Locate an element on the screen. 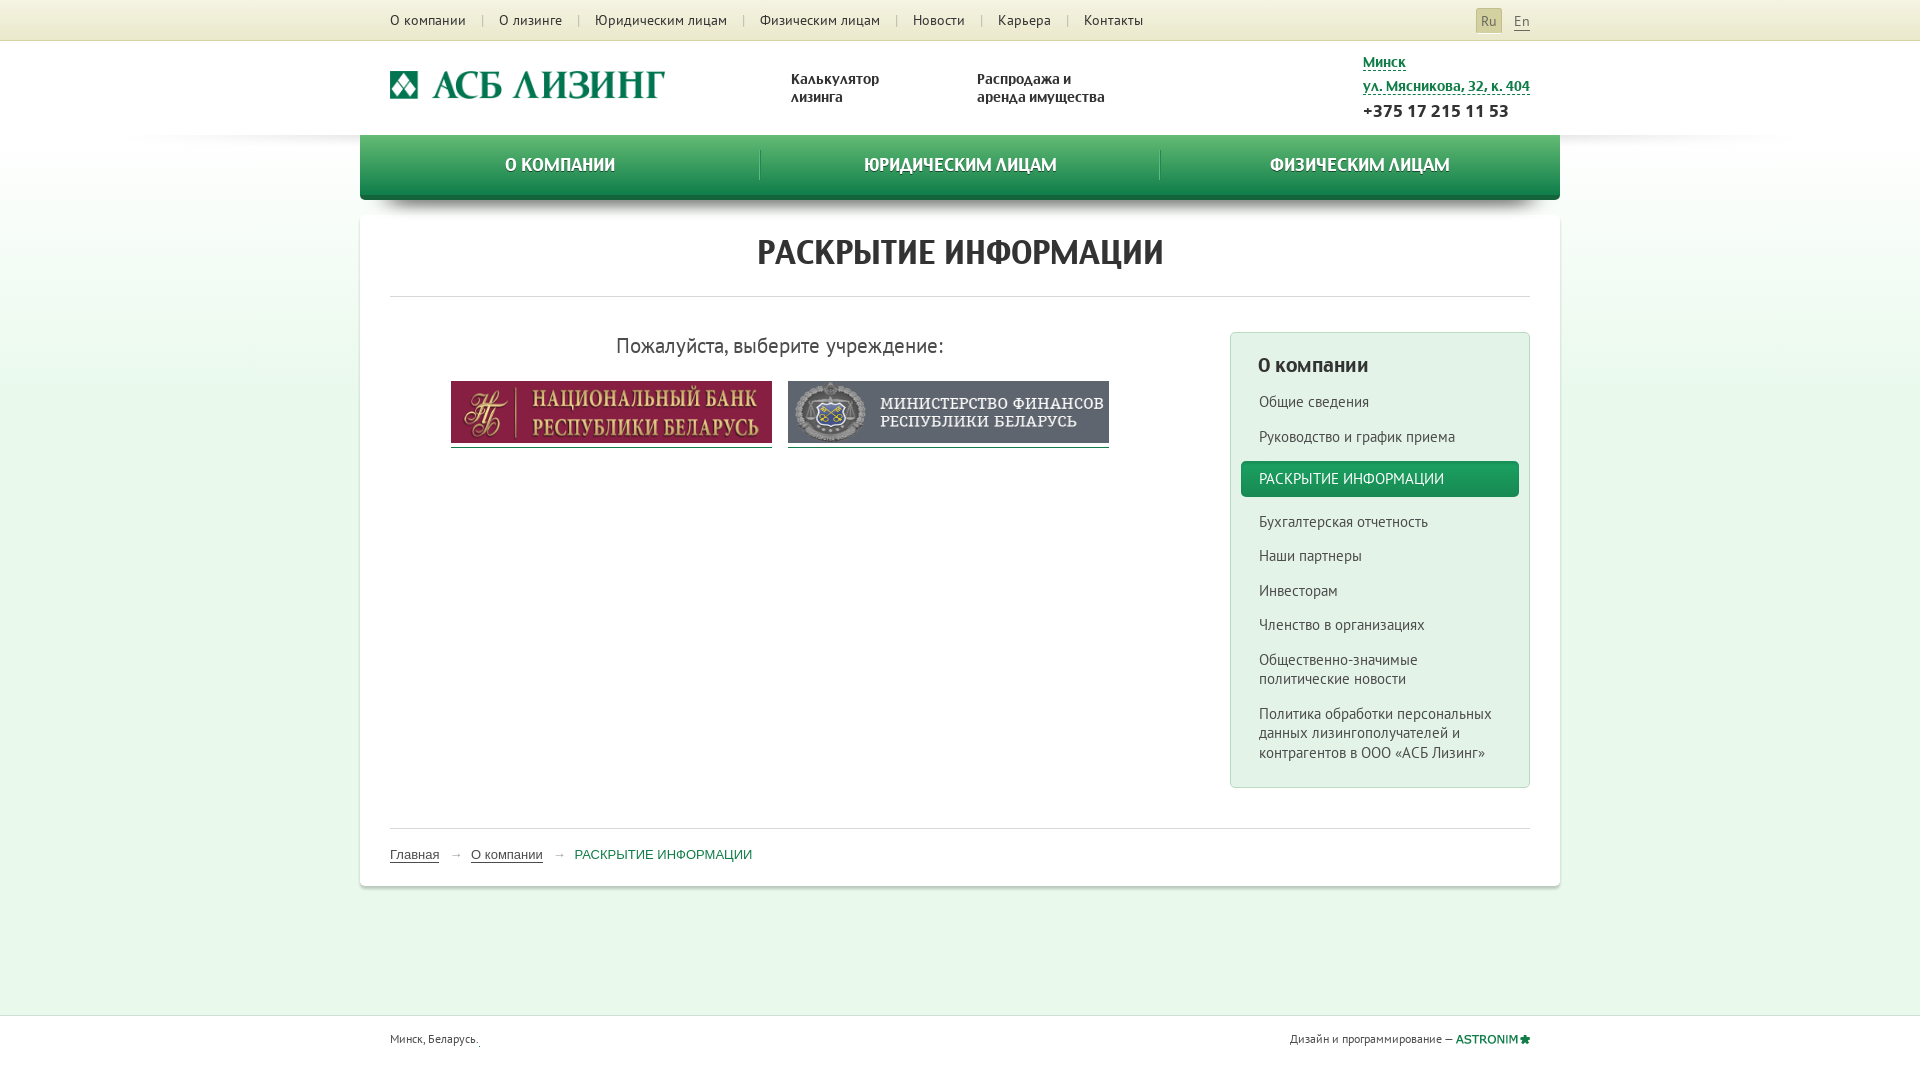 The image size is (1920, 1080). 'En' is located at coordinates (1513, 21).